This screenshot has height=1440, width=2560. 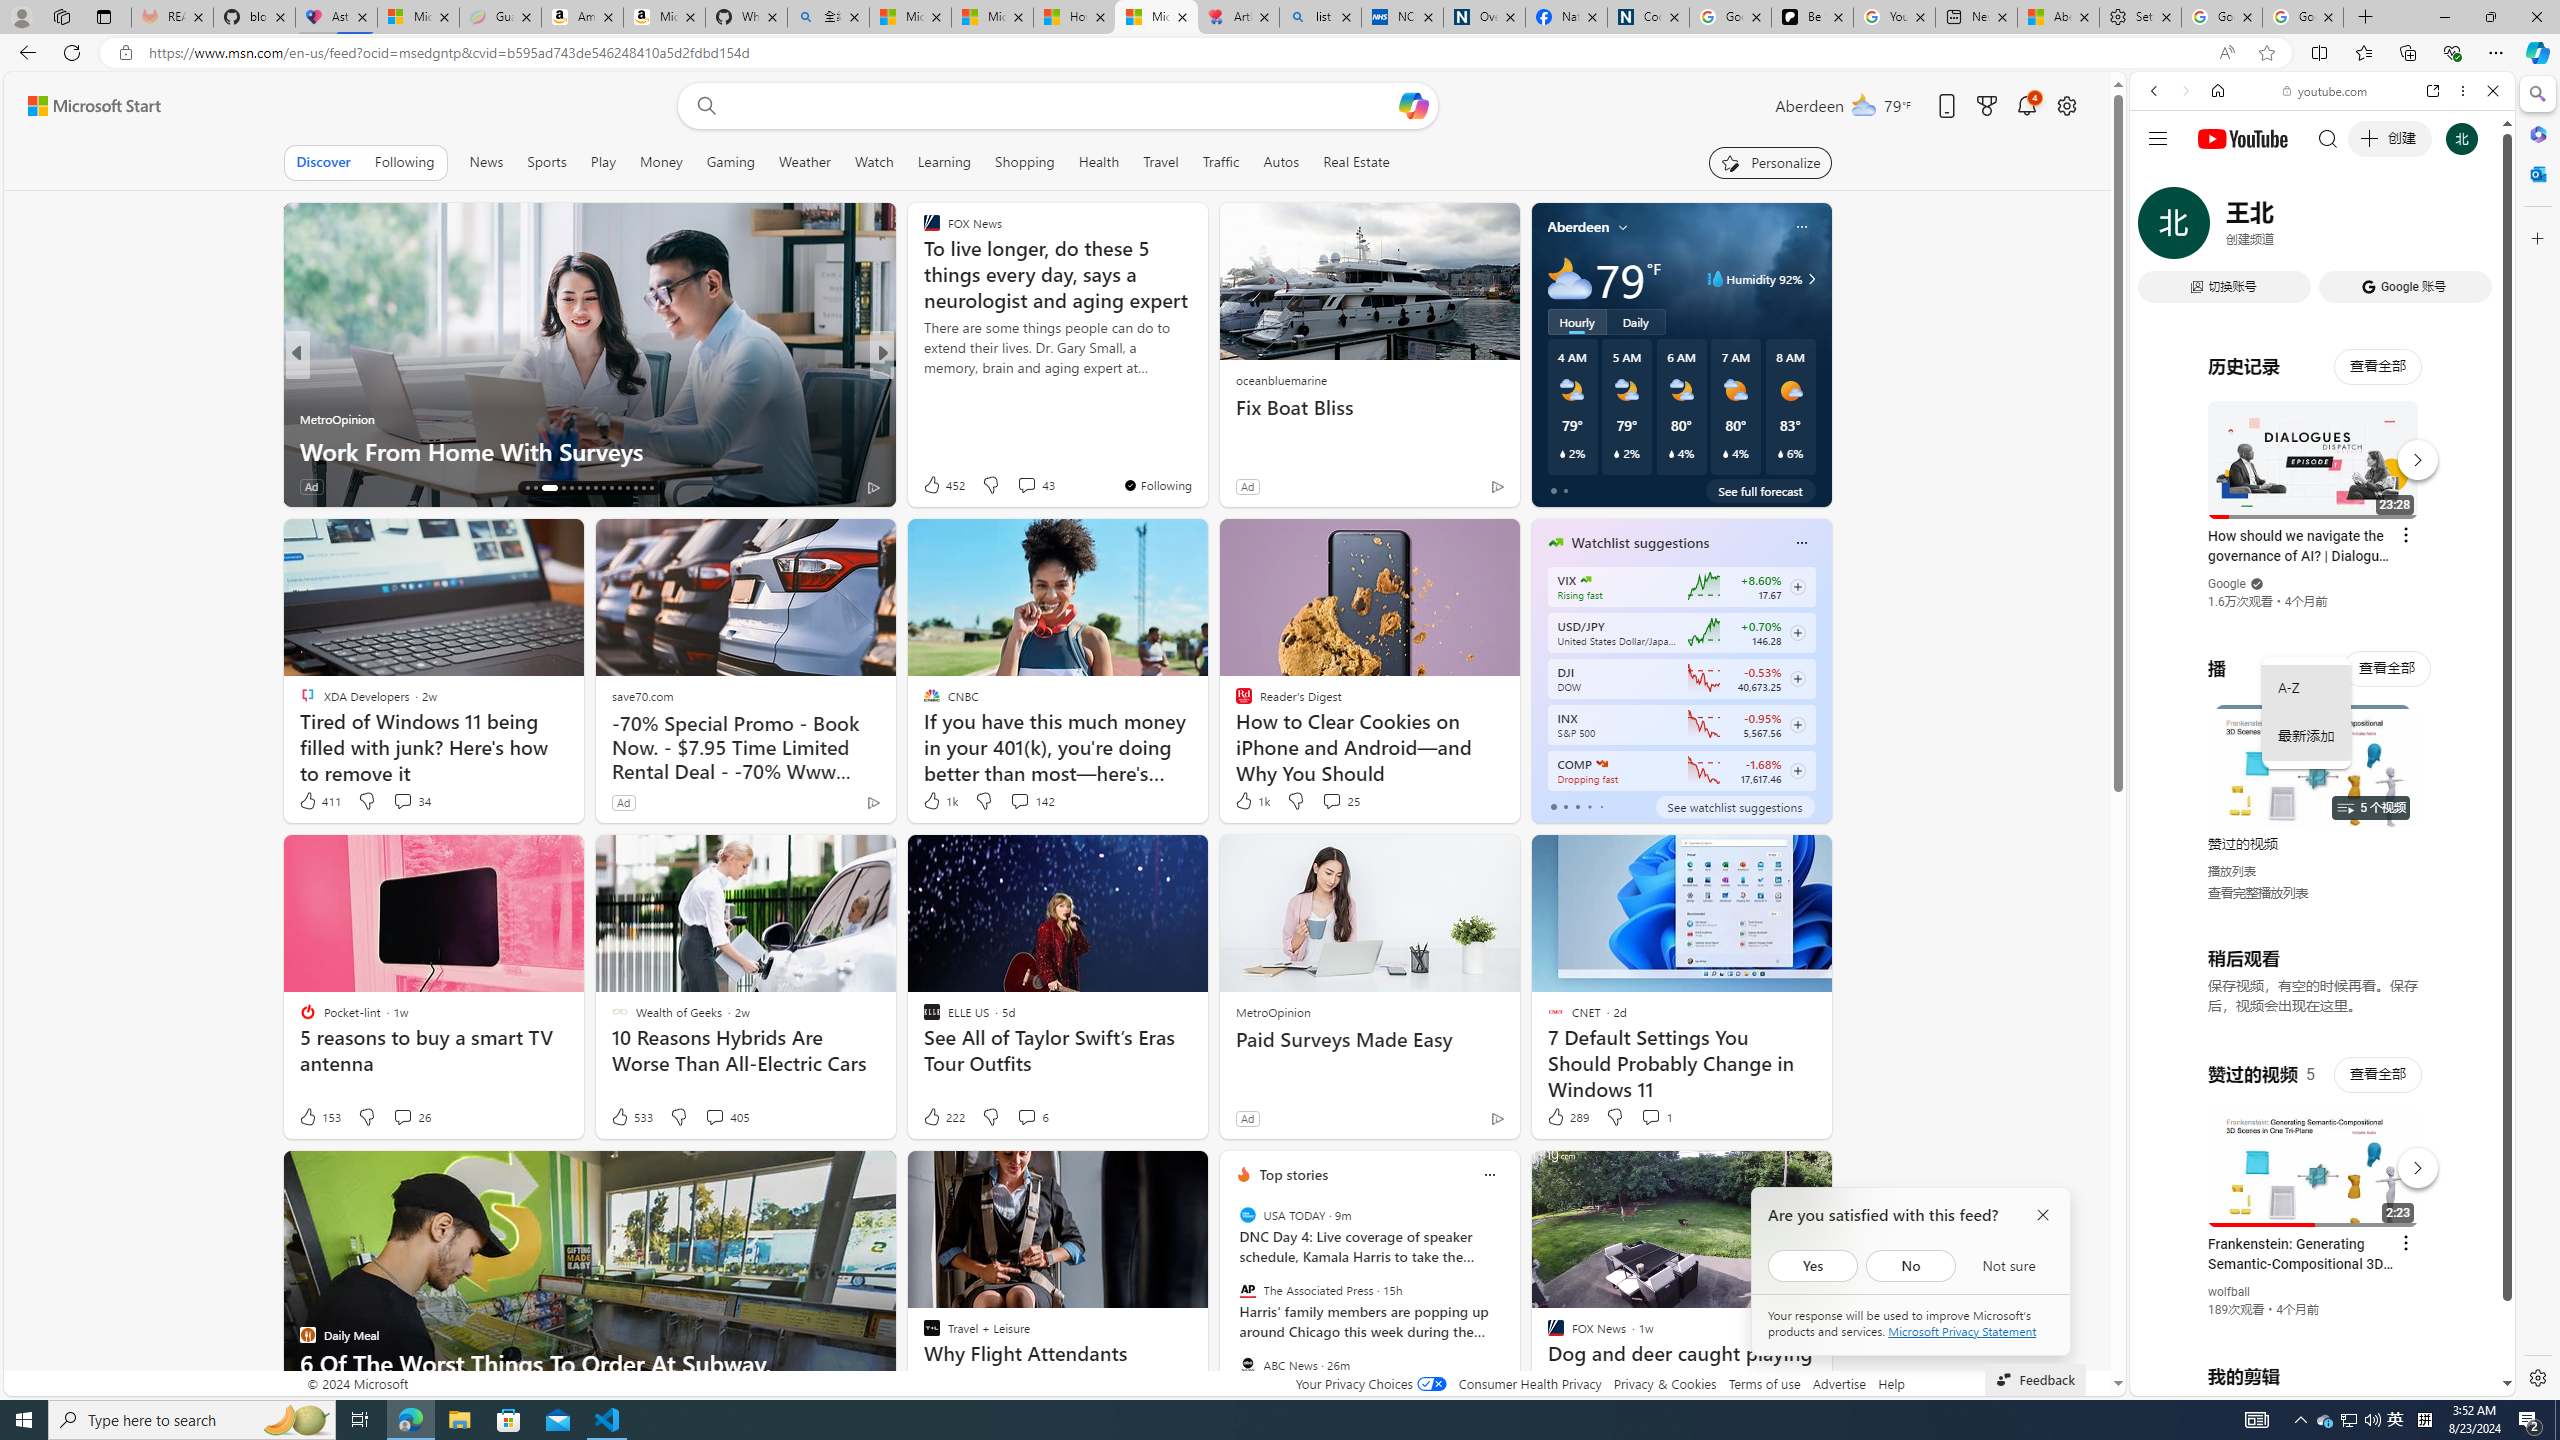 I want to click on 'YouTube - YouTube', so click(x=2314, y=985).